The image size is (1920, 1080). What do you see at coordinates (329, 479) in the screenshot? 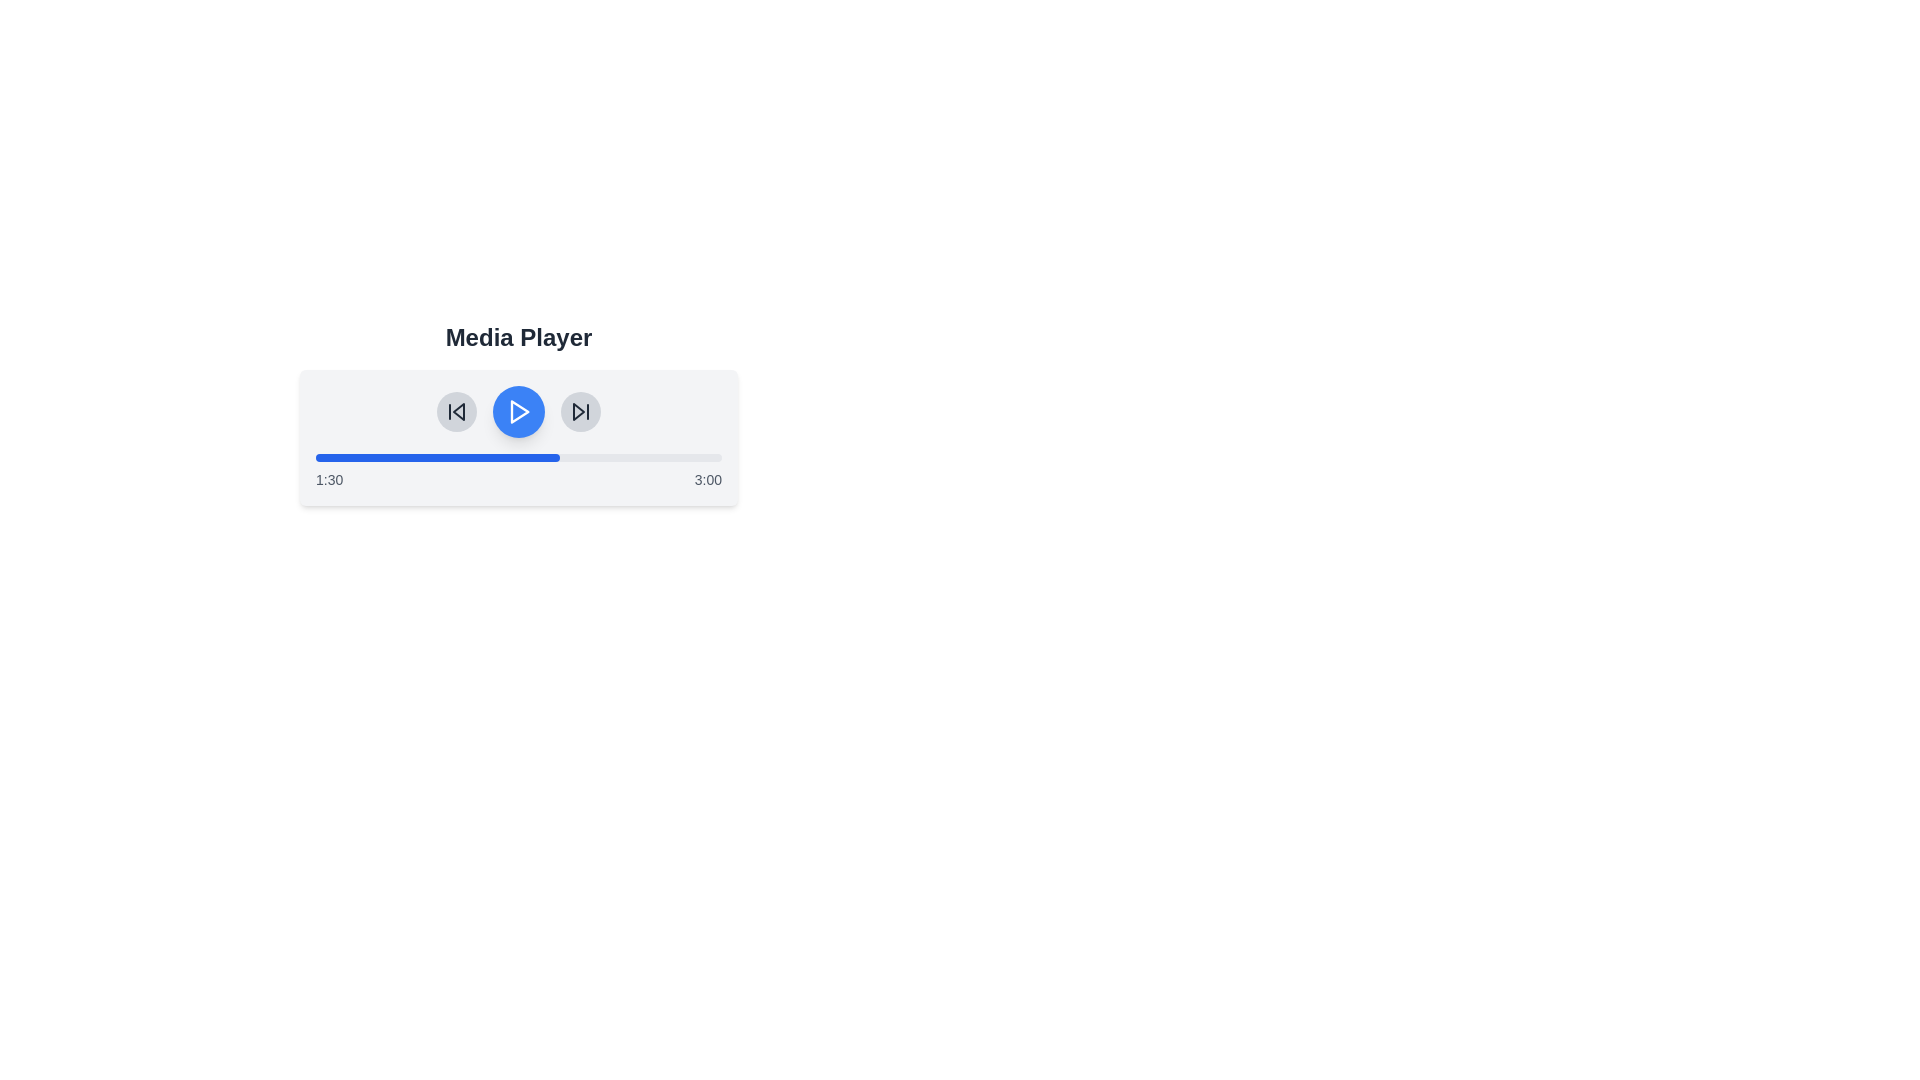
I see `the elapsed time text located at the bottom-left corner of the media player's progress bar` at bounding box center [329, 479].